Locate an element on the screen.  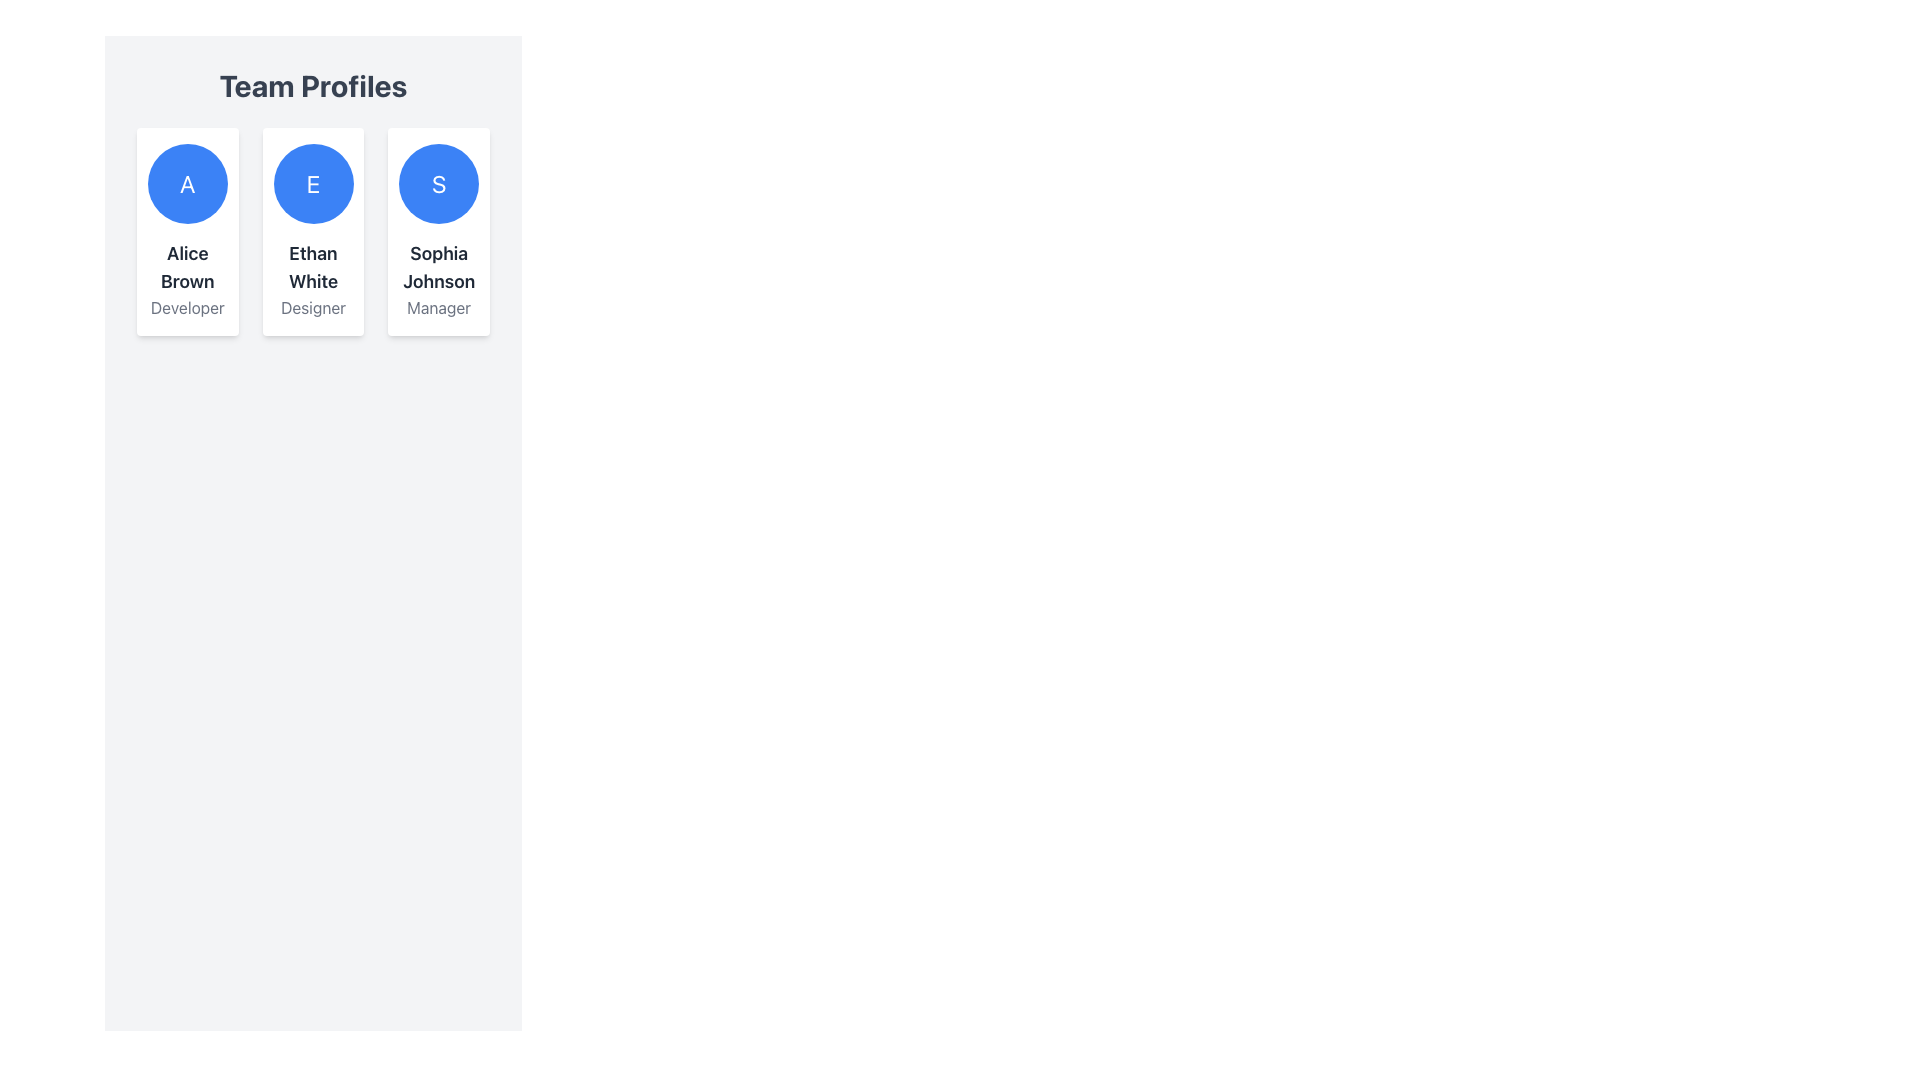
the text element displaying 'Ethan White', which is styled in bold dark gray and positioned below the circular icon with the letter 'E' is located at coordinates (312, 266).